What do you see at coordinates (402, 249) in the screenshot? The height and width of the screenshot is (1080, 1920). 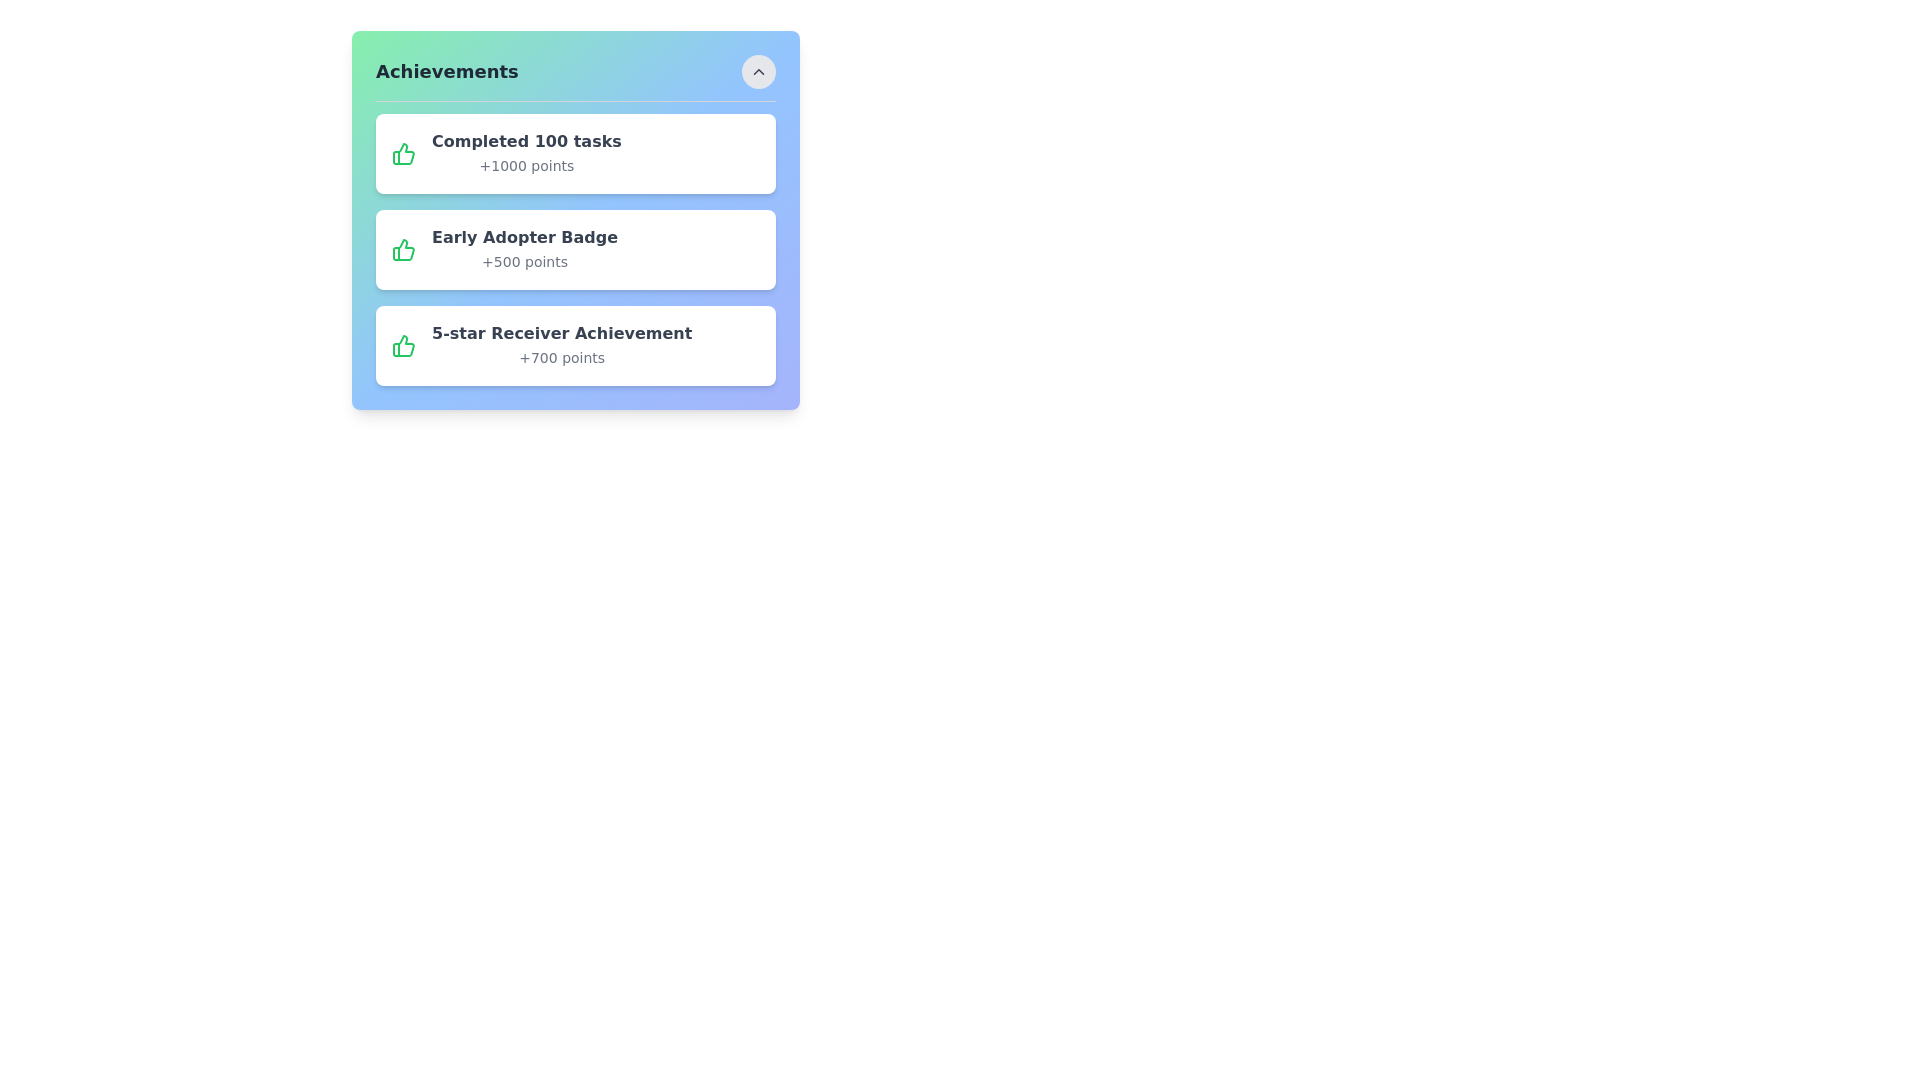 I see `the approval icon located to the left of the 'Early Adopter Badge' and '+500 points' text in the second row of the achievement list` at bounding box center [402, 249].